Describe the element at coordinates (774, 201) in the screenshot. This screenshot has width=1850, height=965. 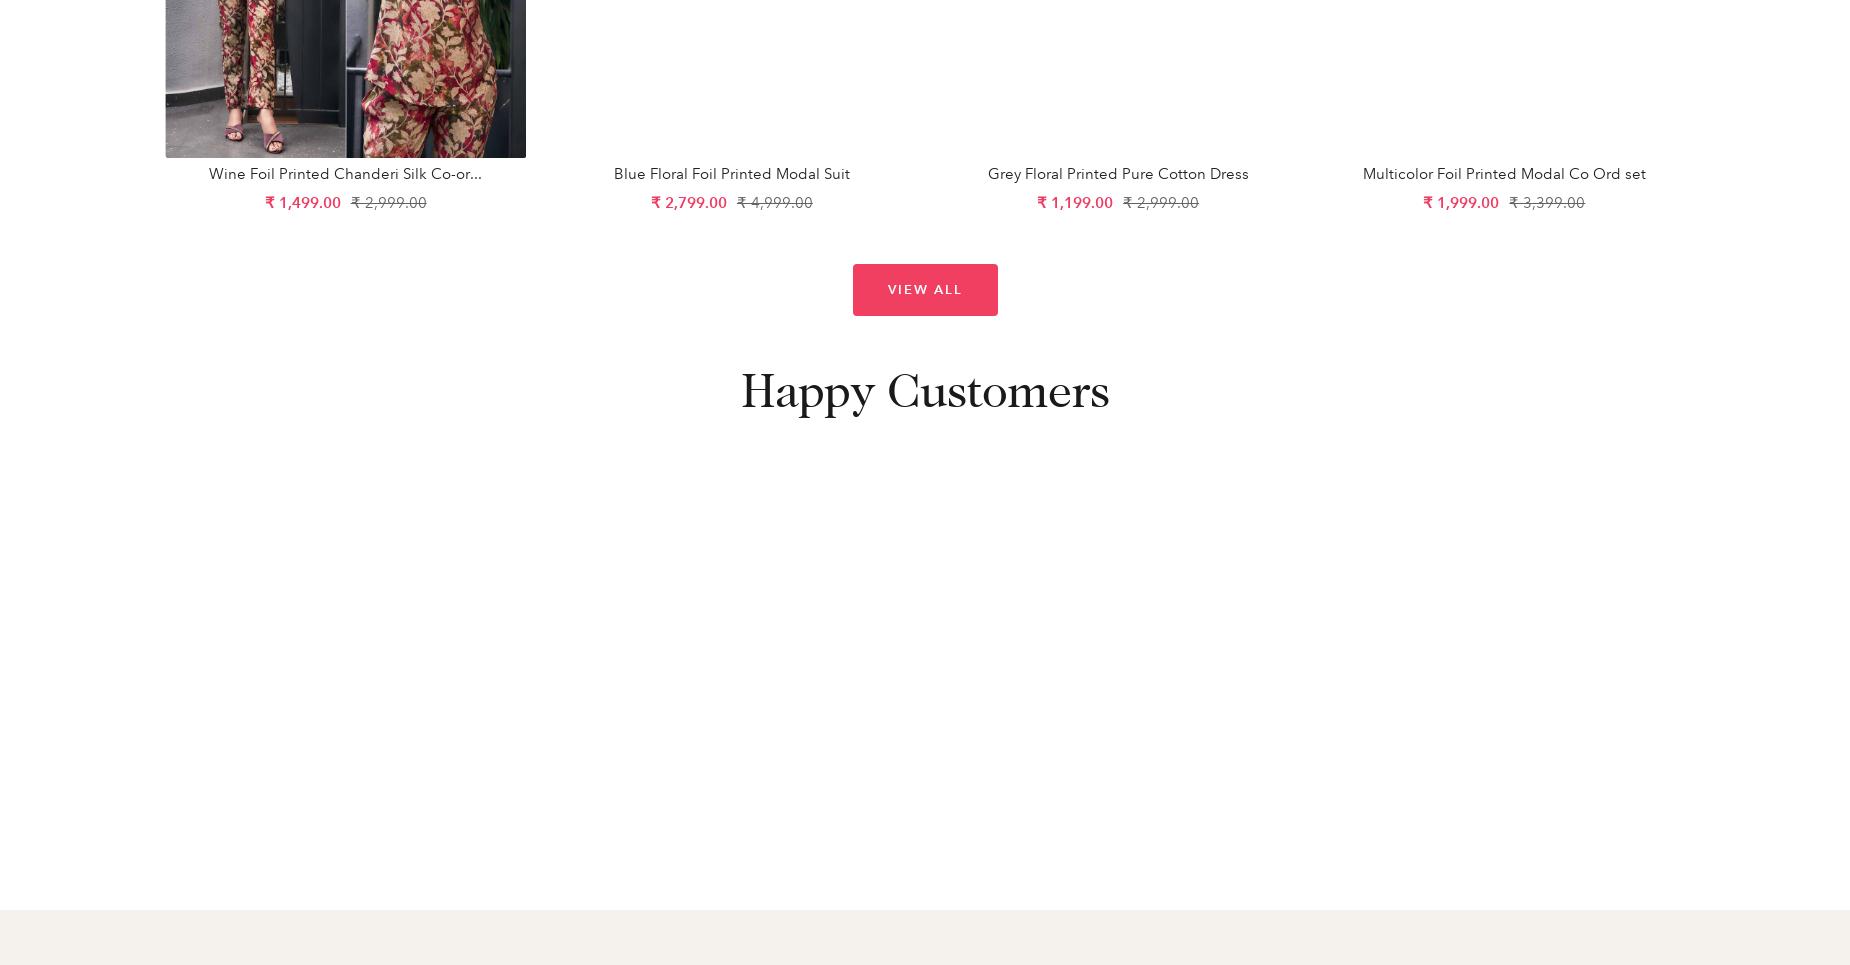
I see `'₹ 4,999.00'` at that location.